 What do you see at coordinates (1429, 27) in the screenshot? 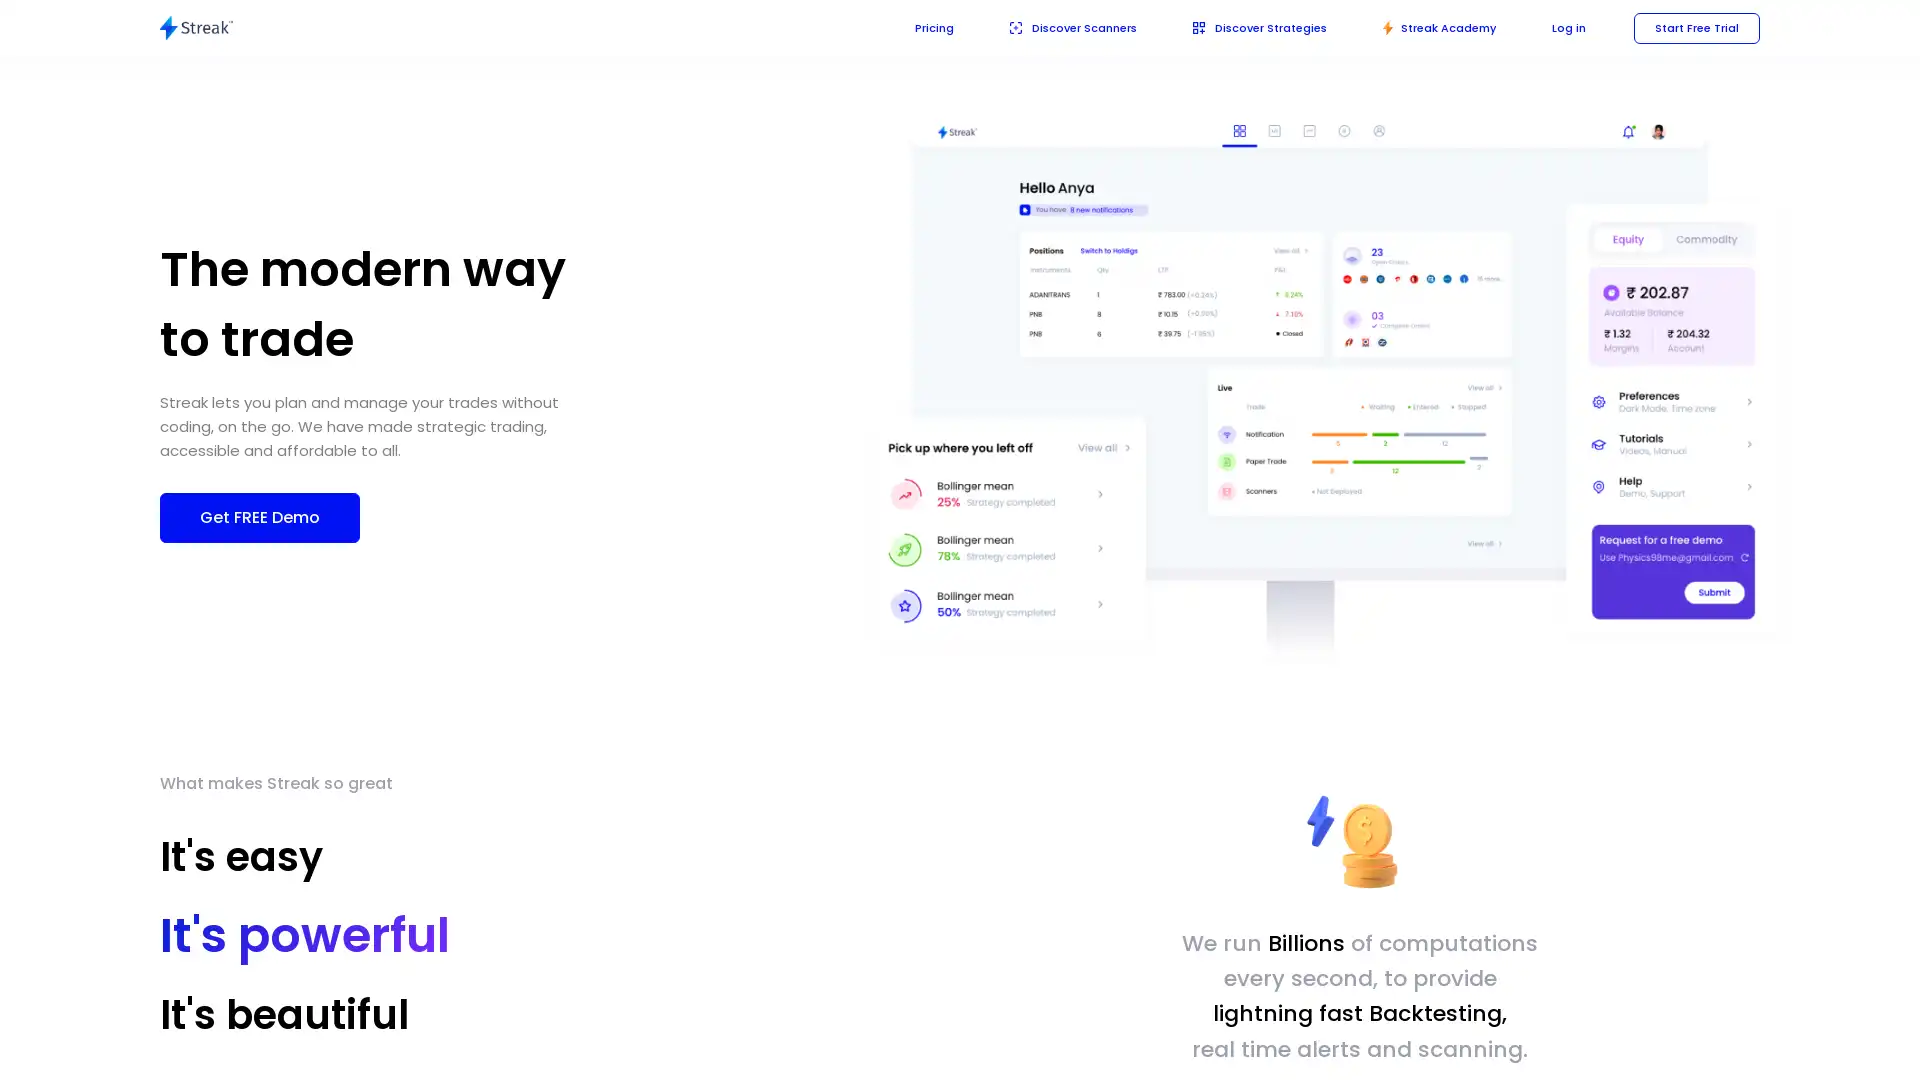
I see `academy Streak Academy` at bounding box center [1429, 27].